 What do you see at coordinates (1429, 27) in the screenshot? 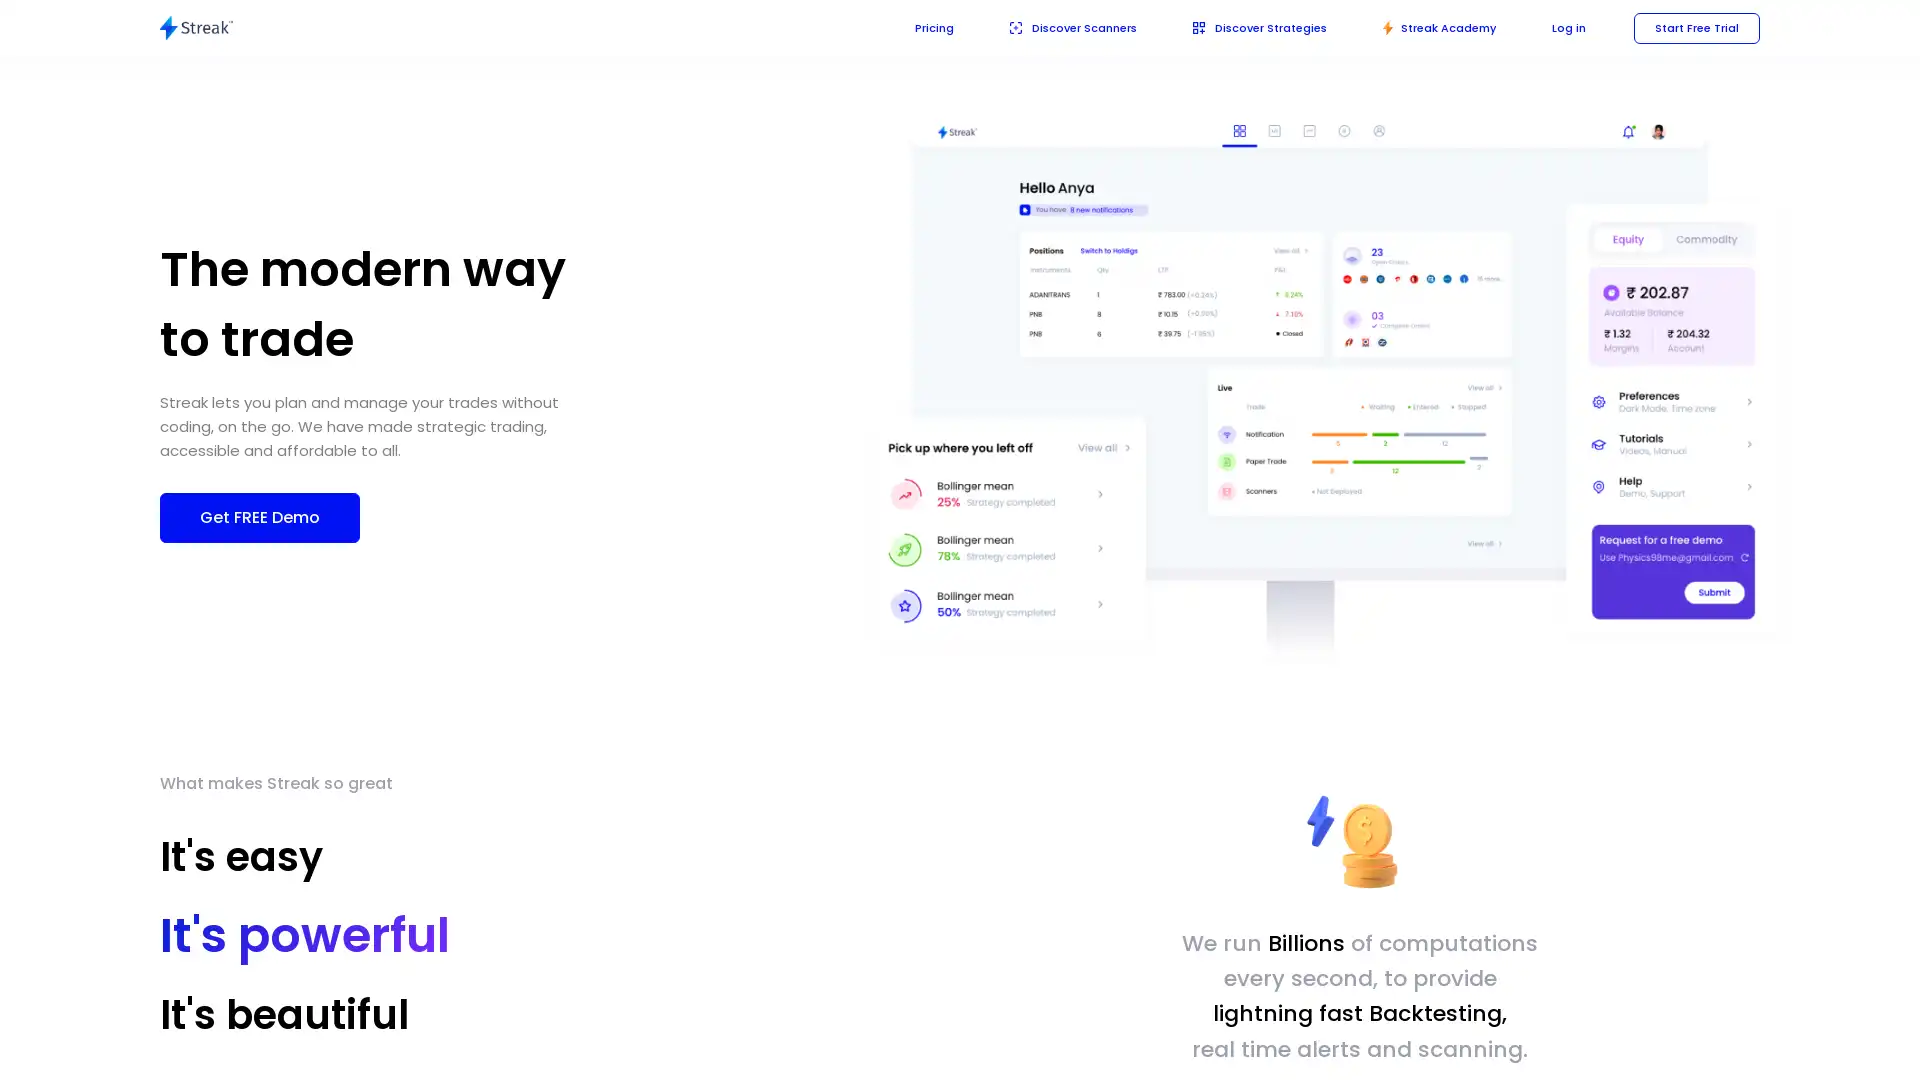
I see `academy Streak Academy` at bounding box center [1429, 27].